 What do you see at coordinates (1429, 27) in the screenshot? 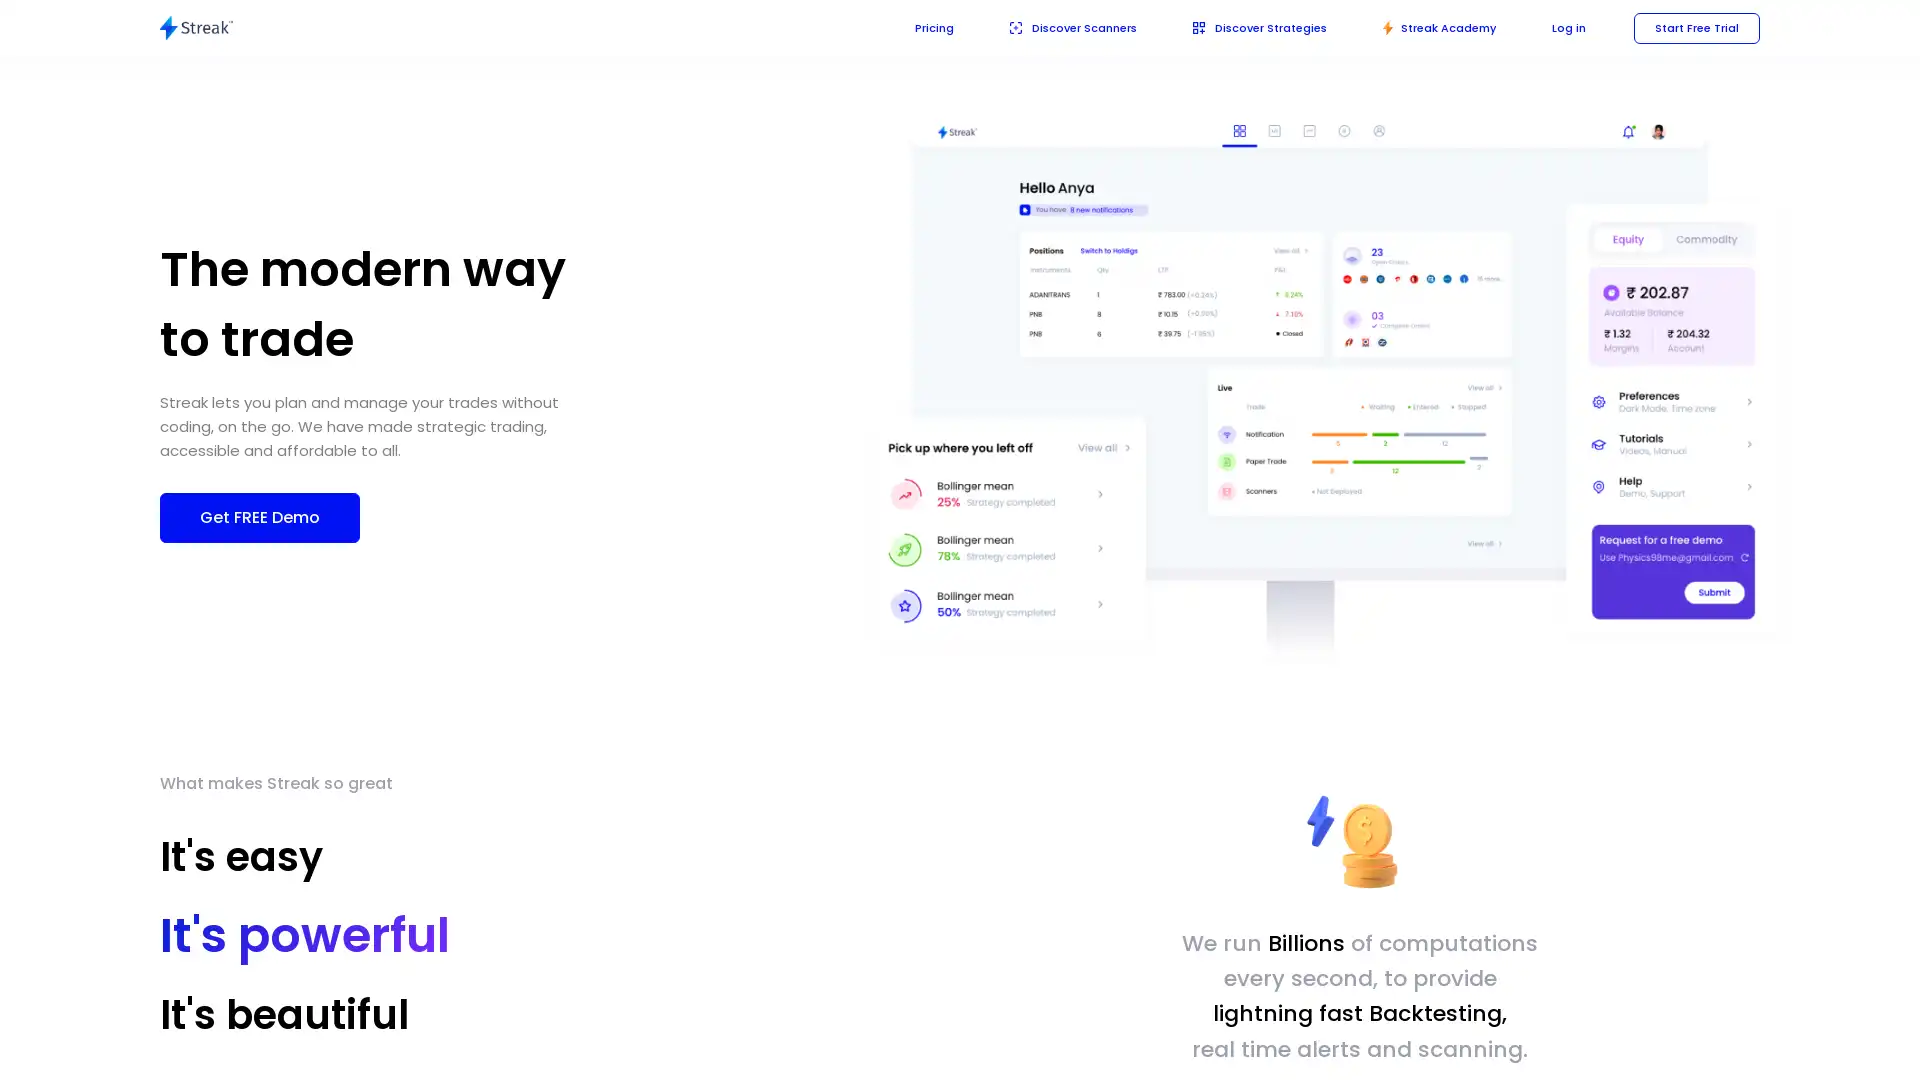
I see `academy Streak Academy` at bounding box center [1429, 27].